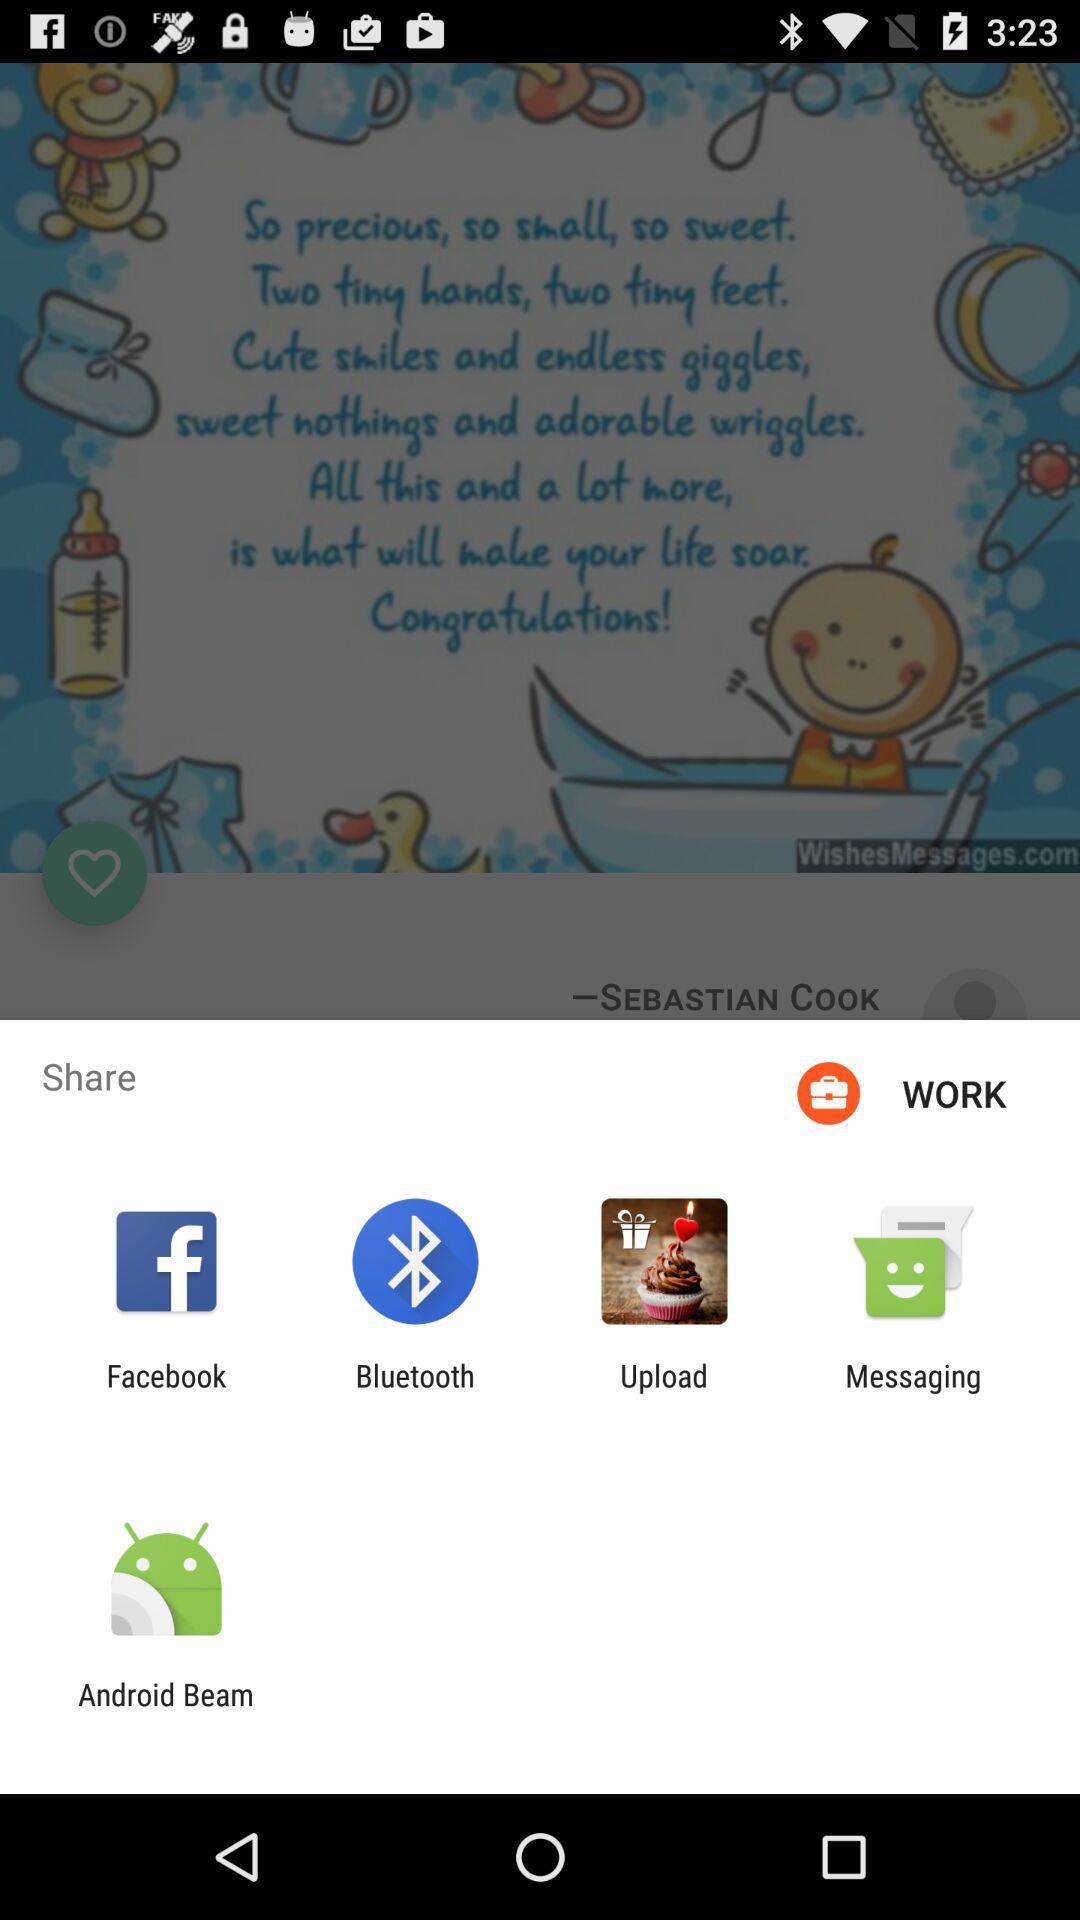 This screenshot has height=1920, width=1080. Describe the element at coordinates (664, 1392) in the screenshot. I see `icon to the right of the bluetooth app` at that location.